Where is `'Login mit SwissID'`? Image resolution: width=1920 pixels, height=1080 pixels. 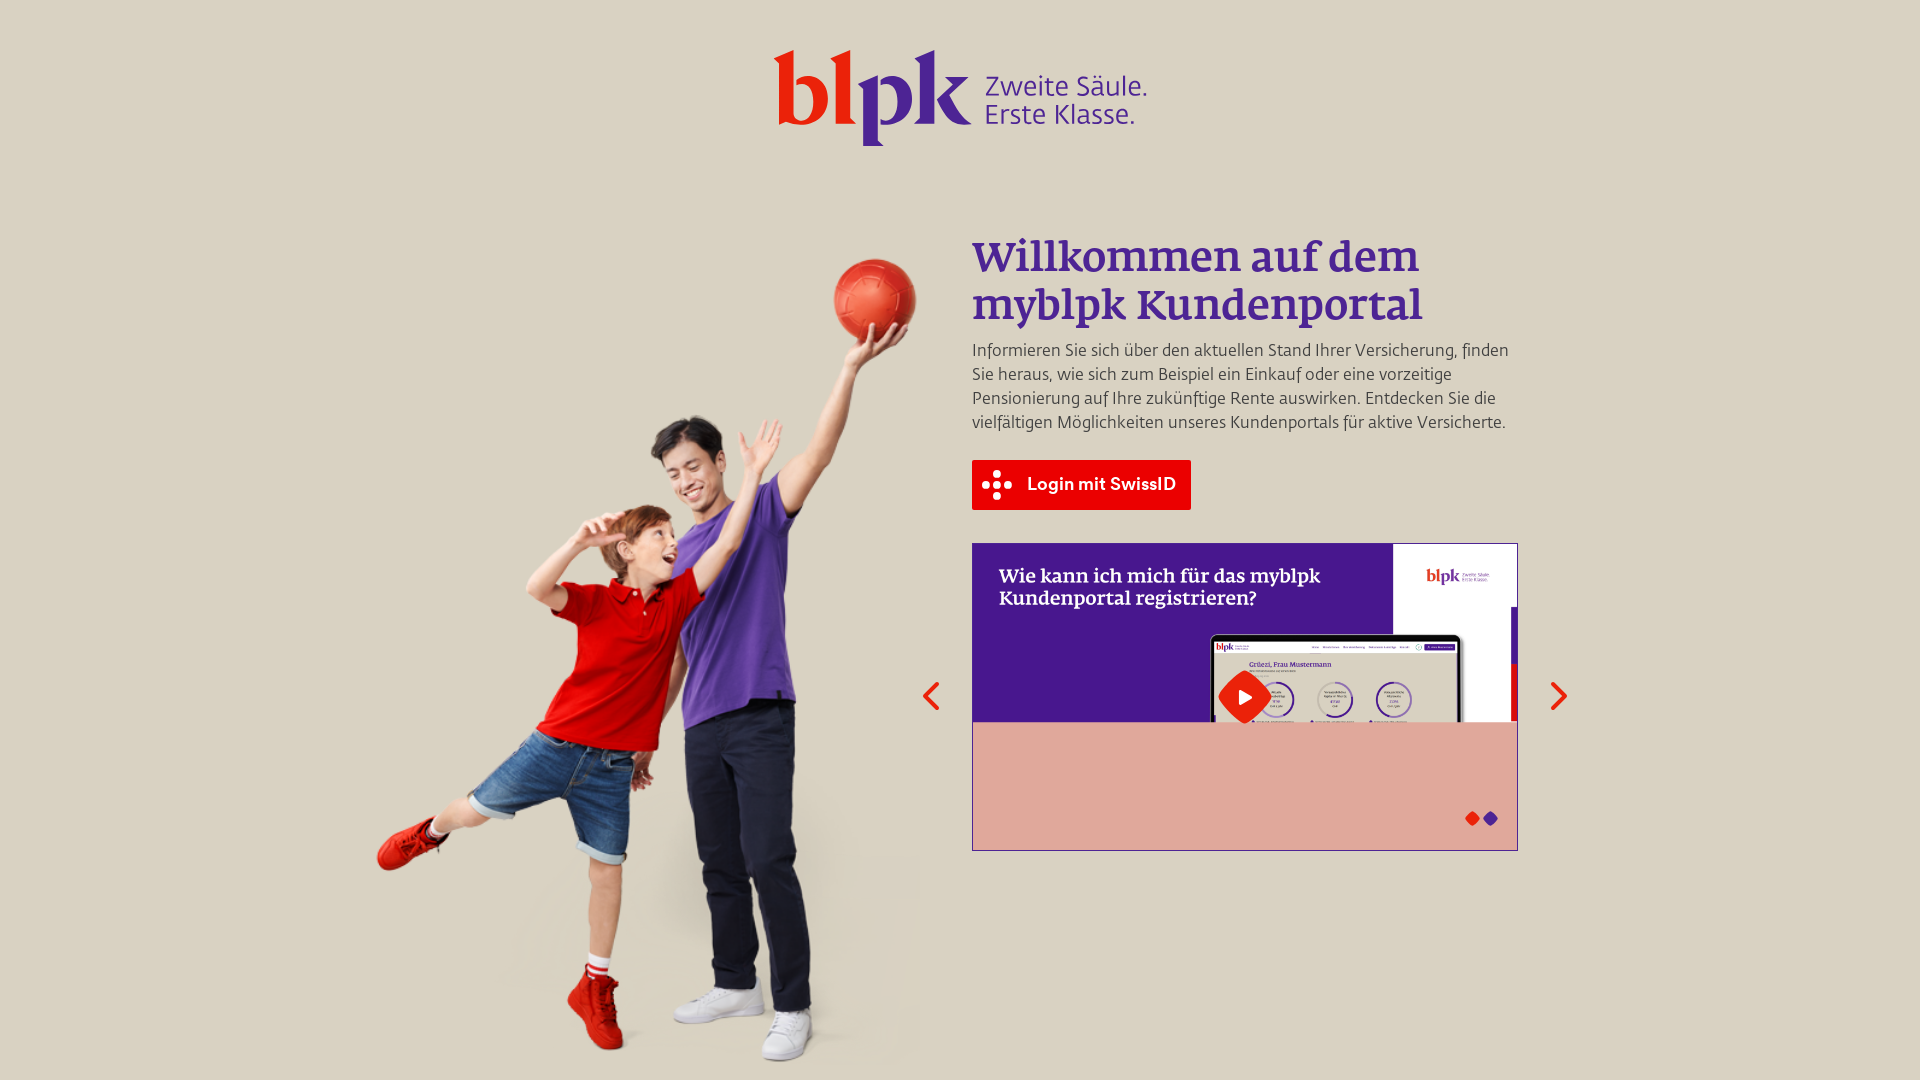
'Login mit SwissID' is located at coordinates (1083, 485).